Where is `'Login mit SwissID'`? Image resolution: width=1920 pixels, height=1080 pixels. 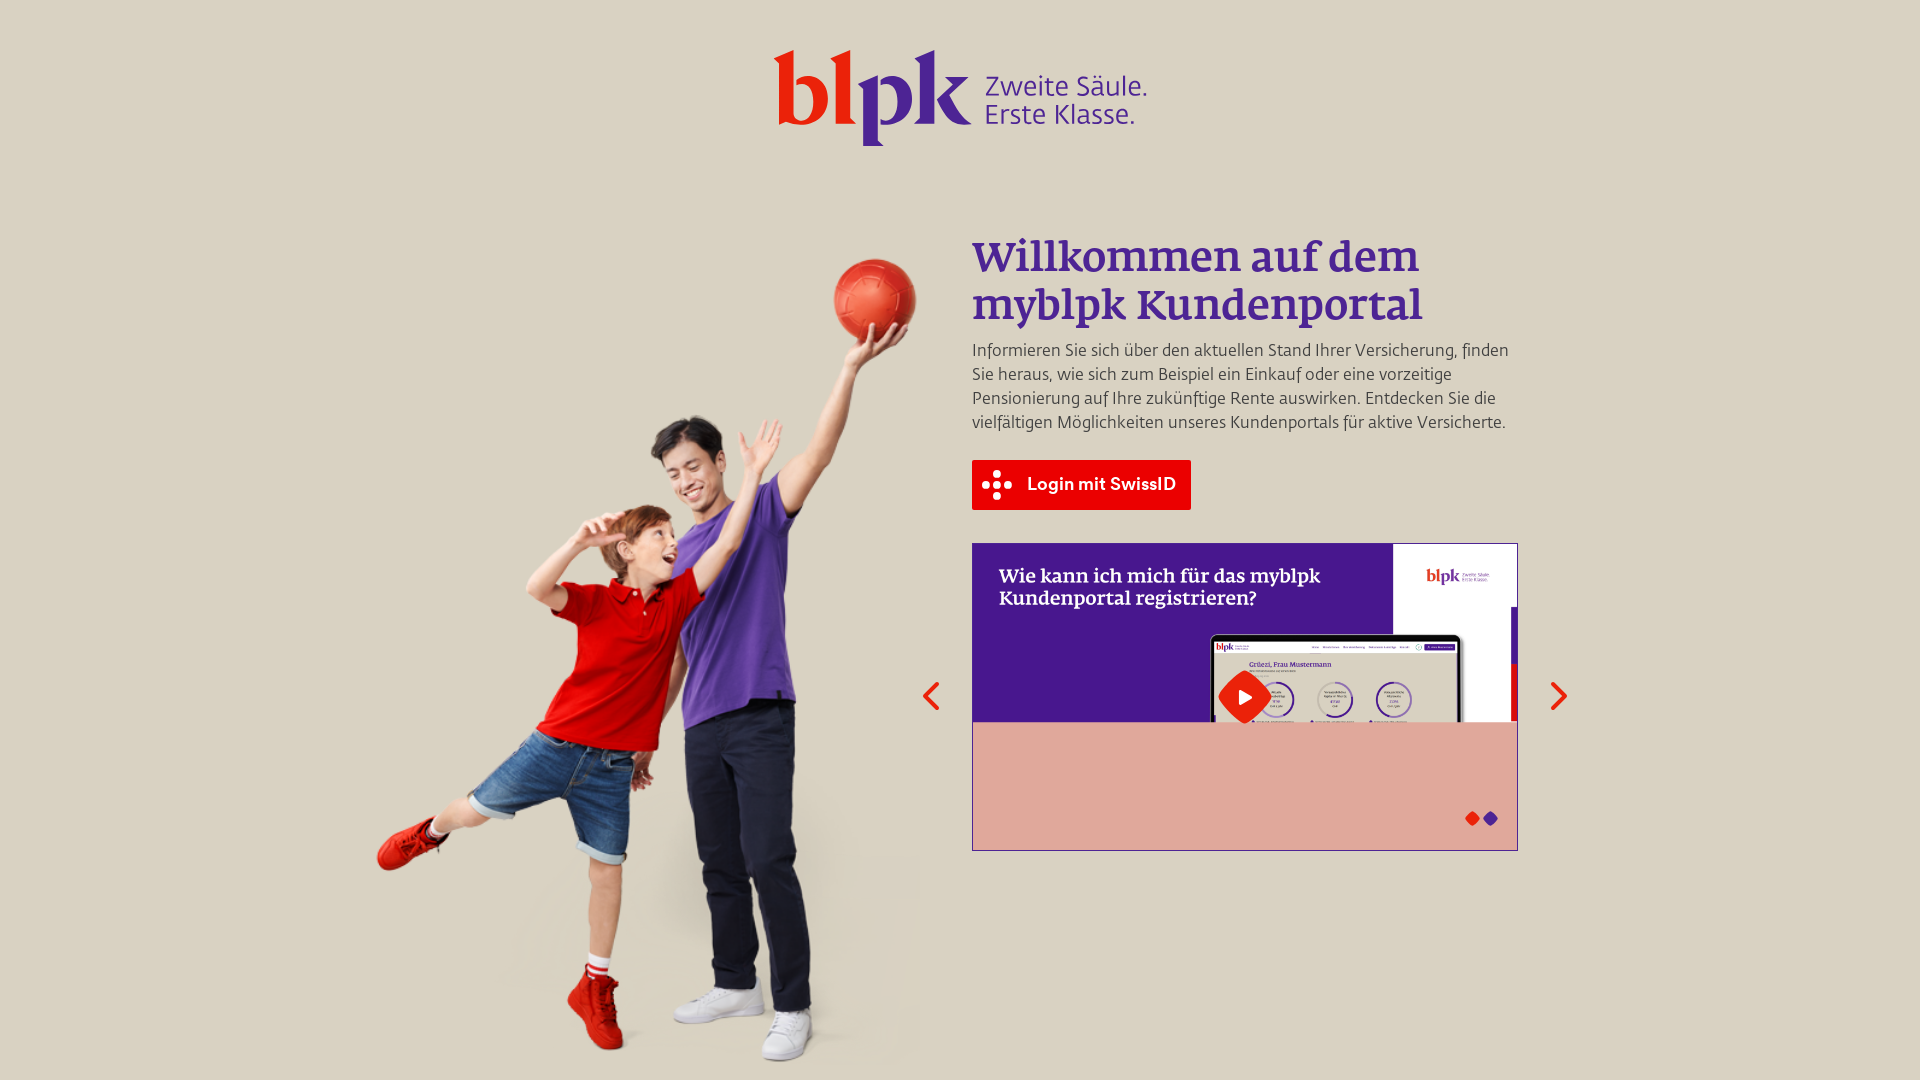
'Login mit SwissID' is located at coordinates (1083, 485).